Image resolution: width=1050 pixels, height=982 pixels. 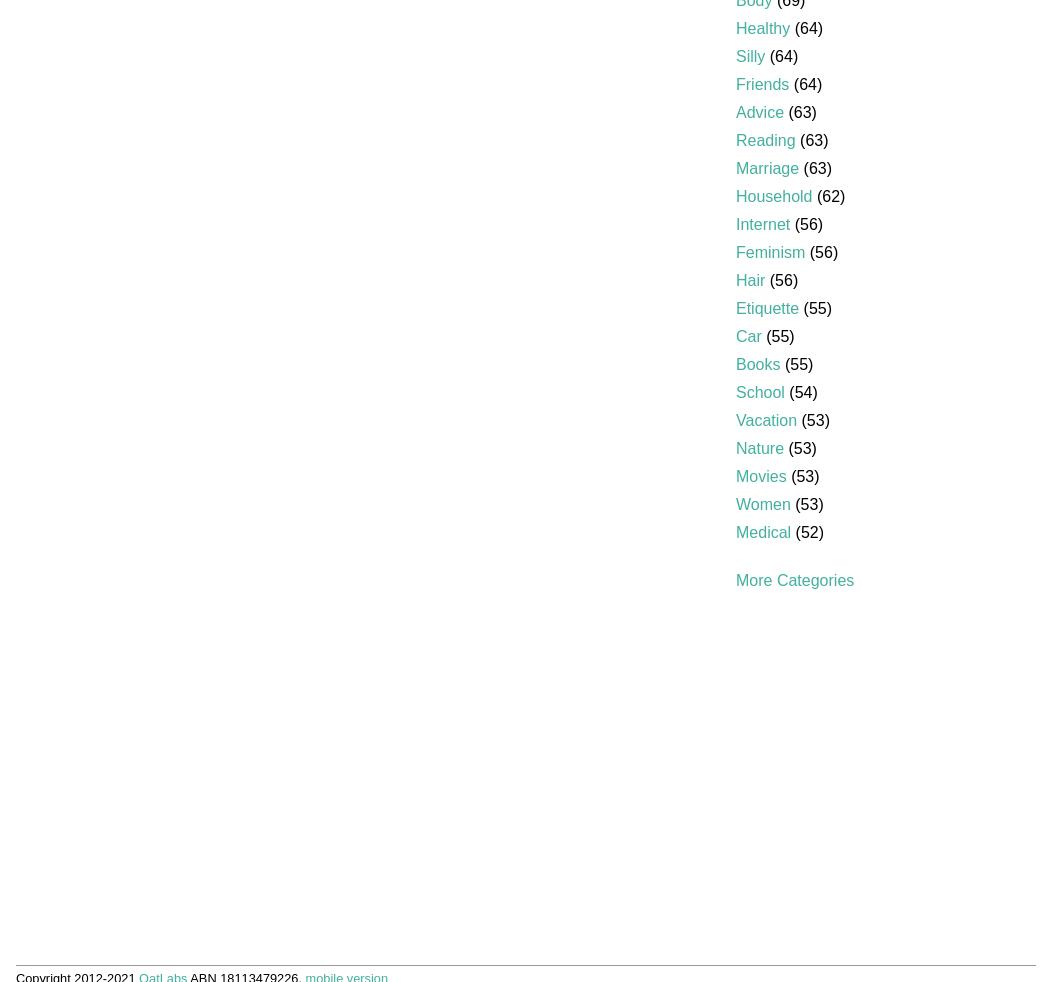 I want to click on '(54)', so click(x=799, y=392).